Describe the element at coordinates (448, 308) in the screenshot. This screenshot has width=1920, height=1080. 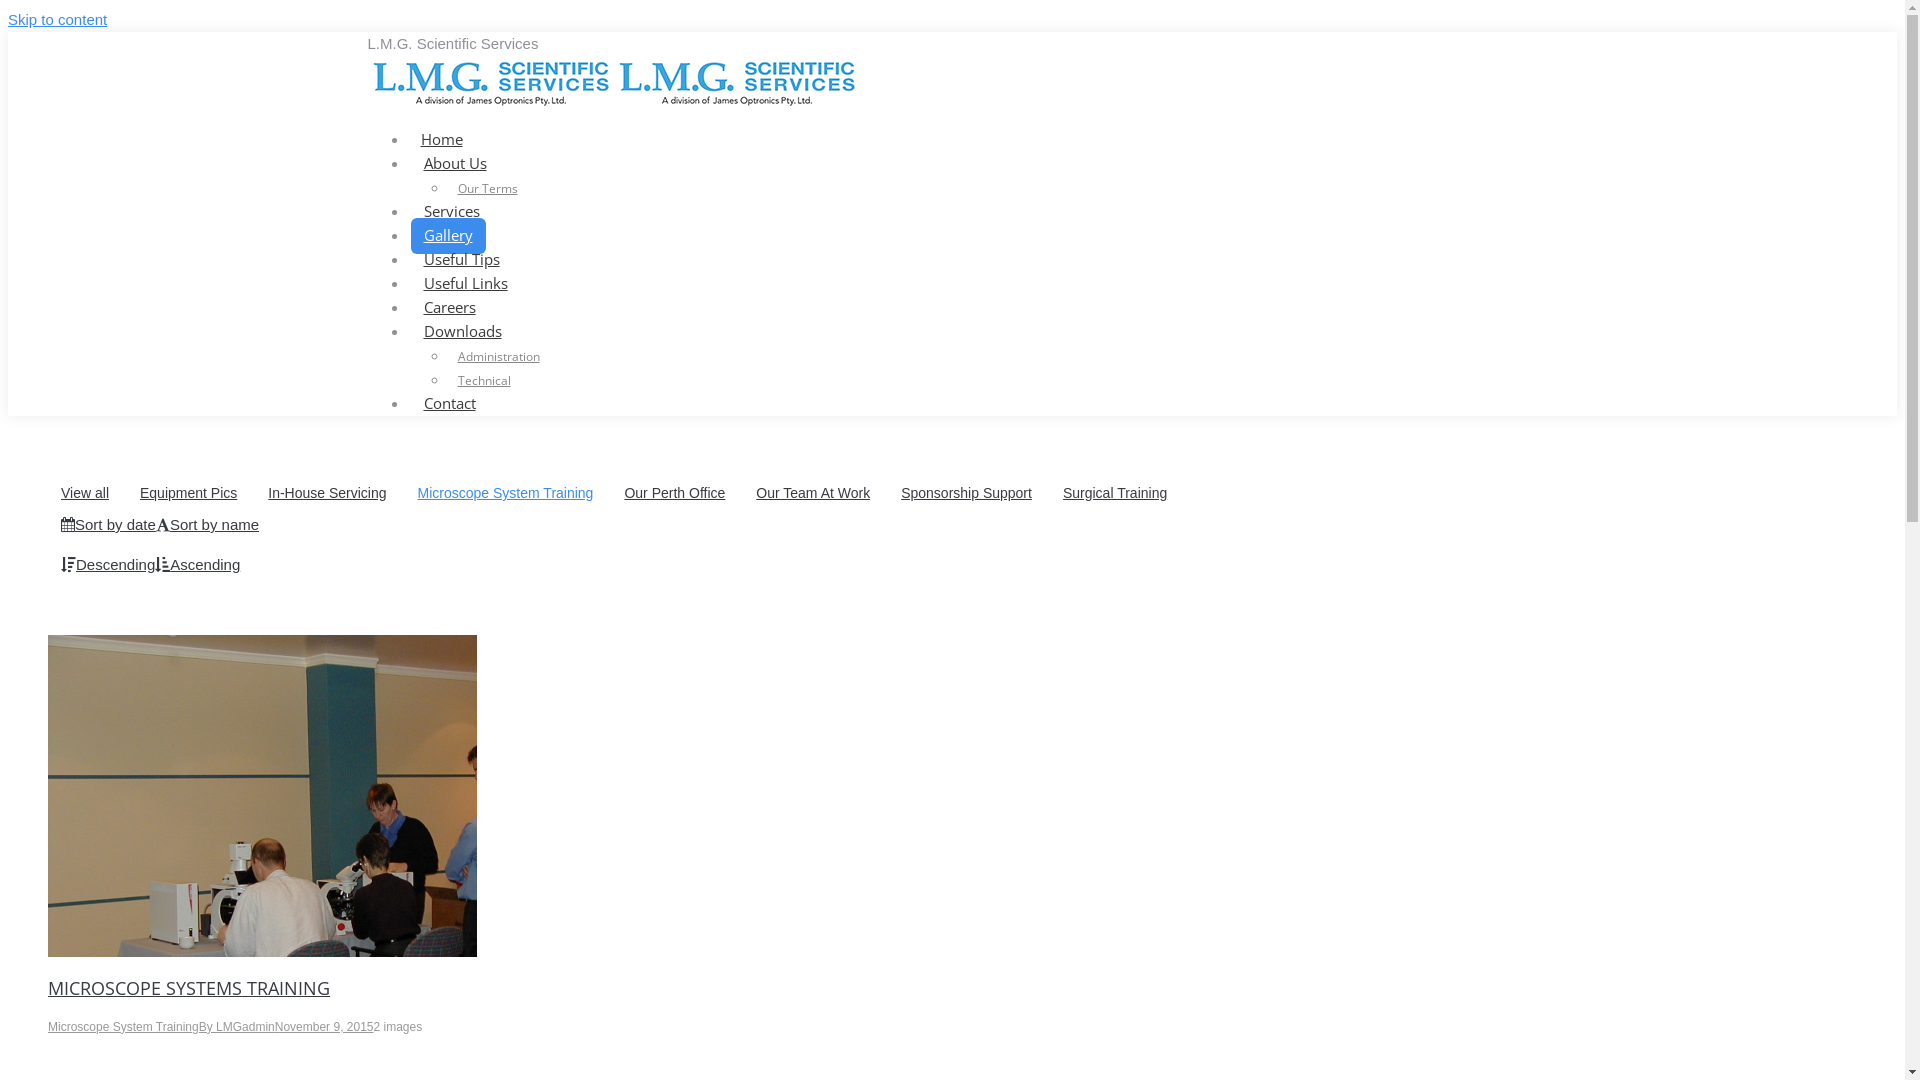
I see `'Careers'` at that location.